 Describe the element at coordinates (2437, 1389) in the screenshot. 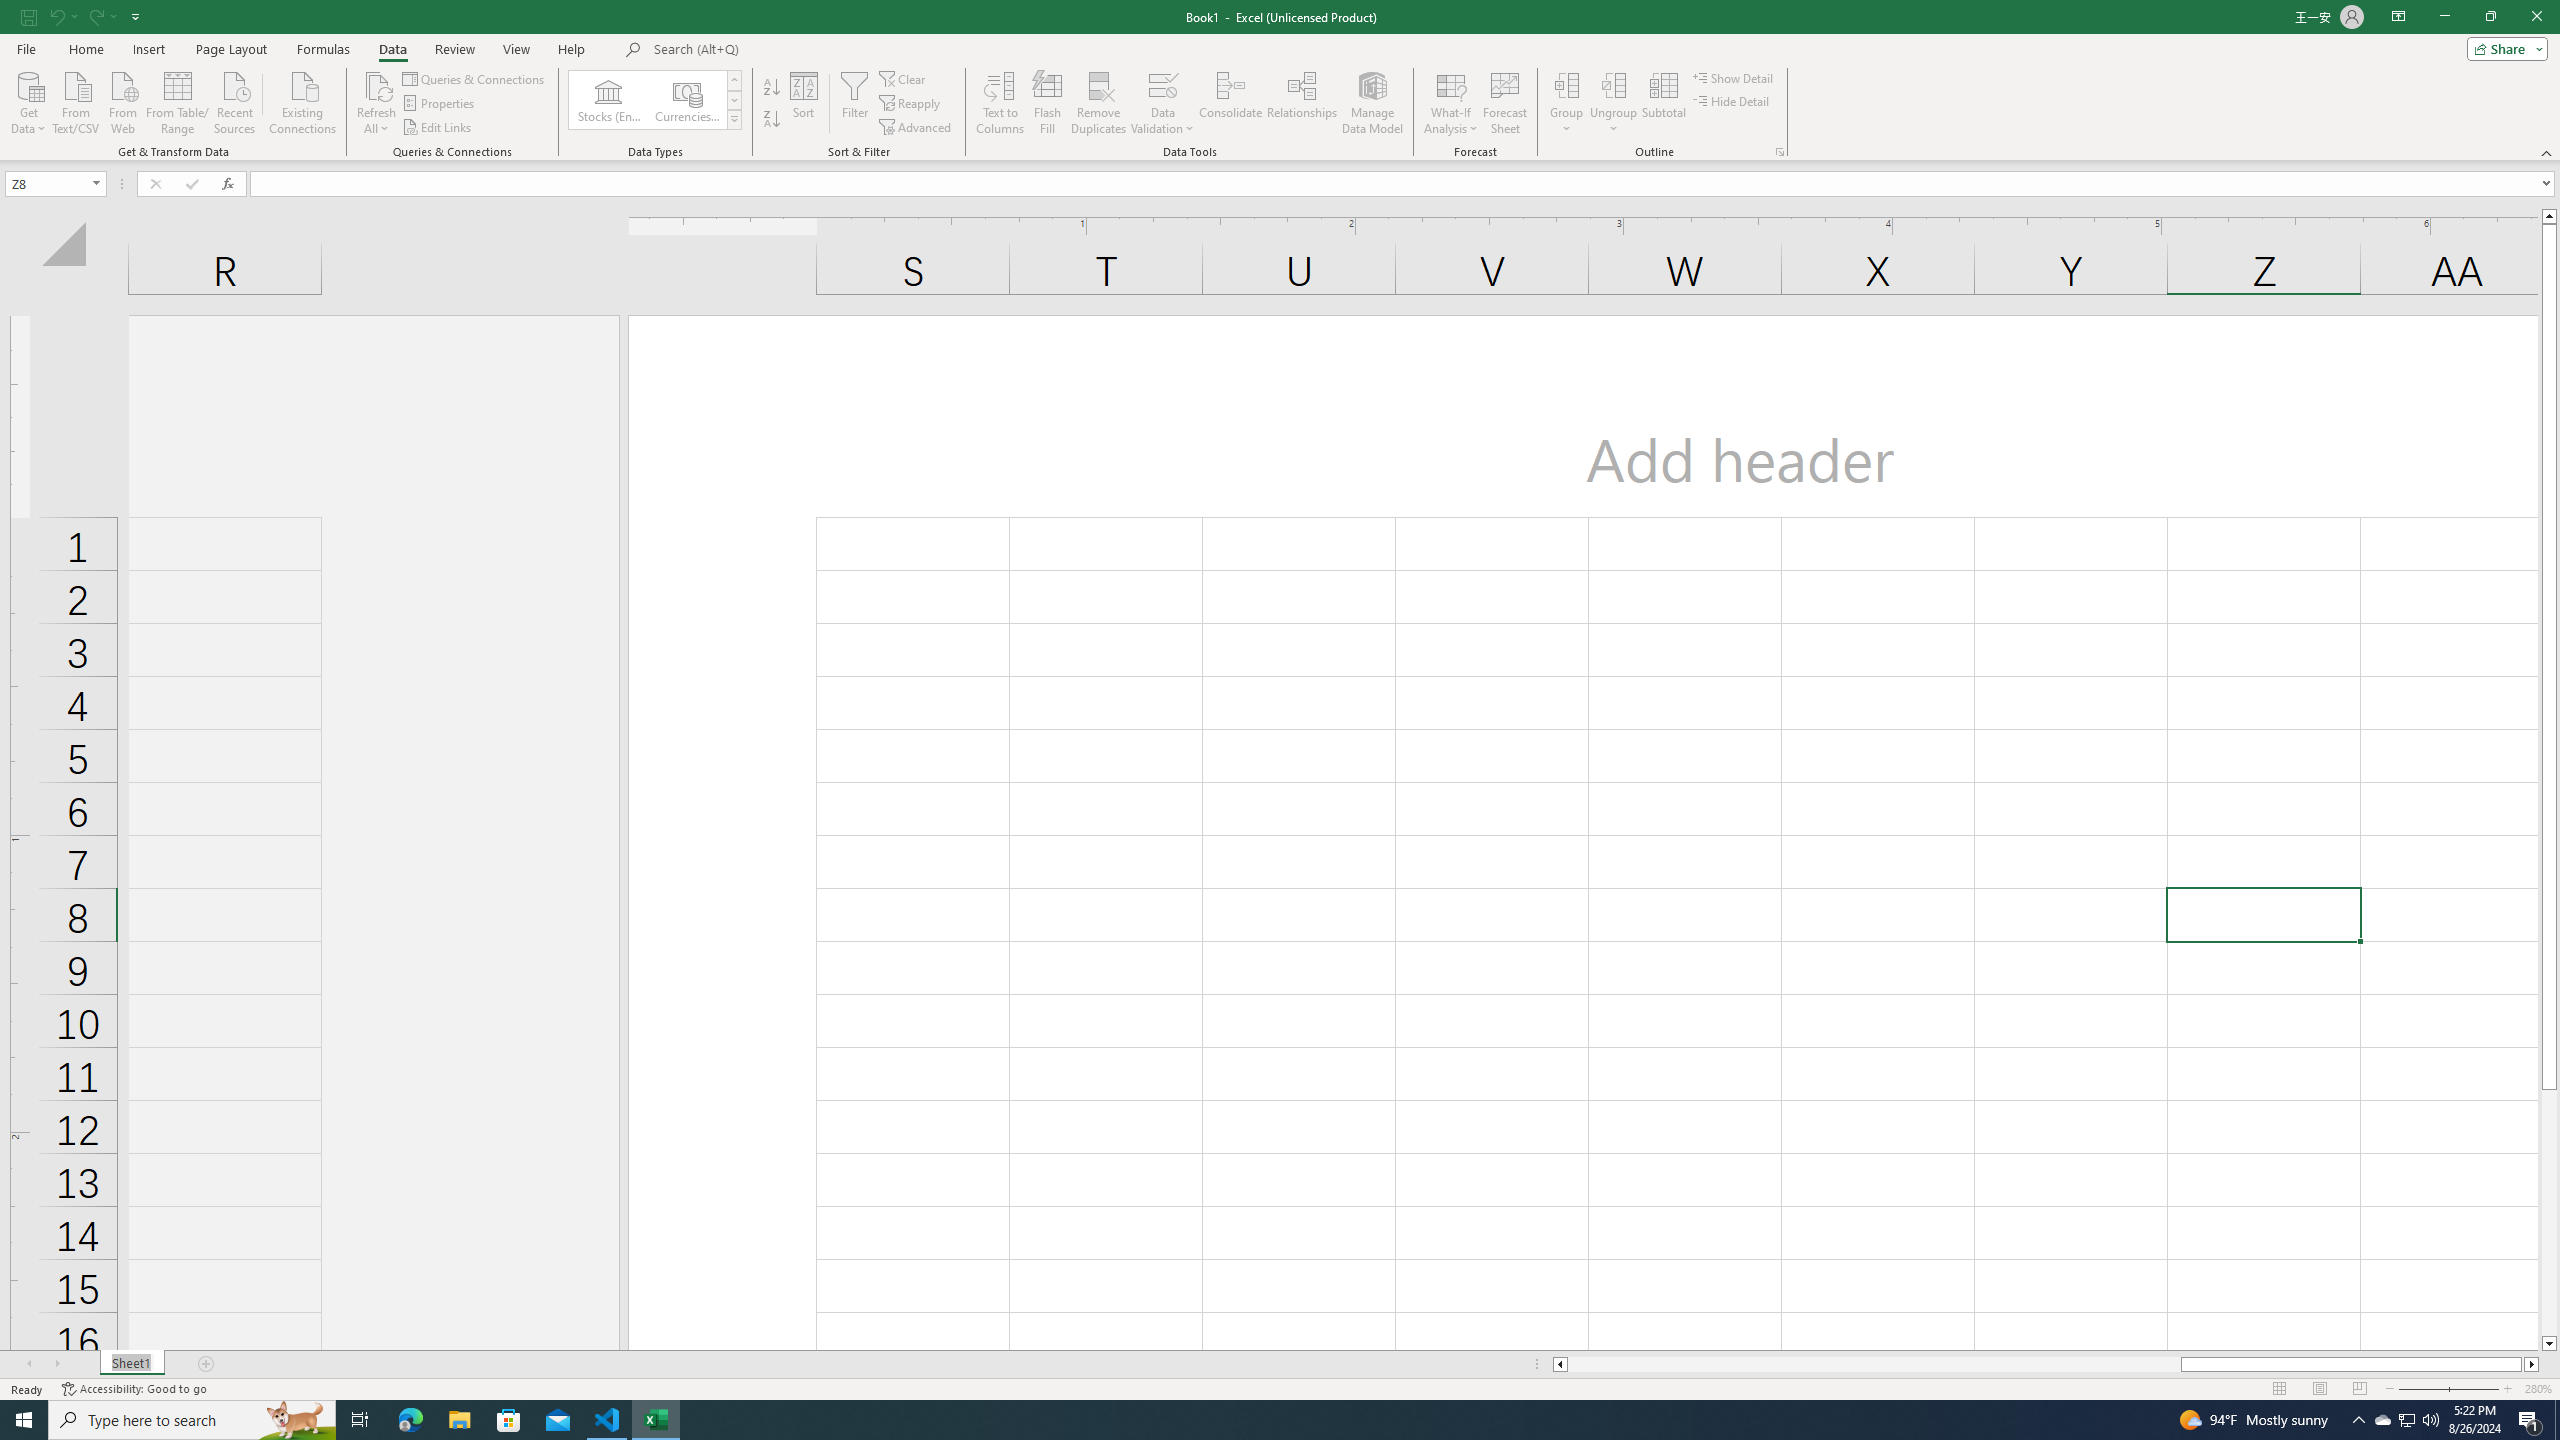

I see `'Zoom Out'` at that location.